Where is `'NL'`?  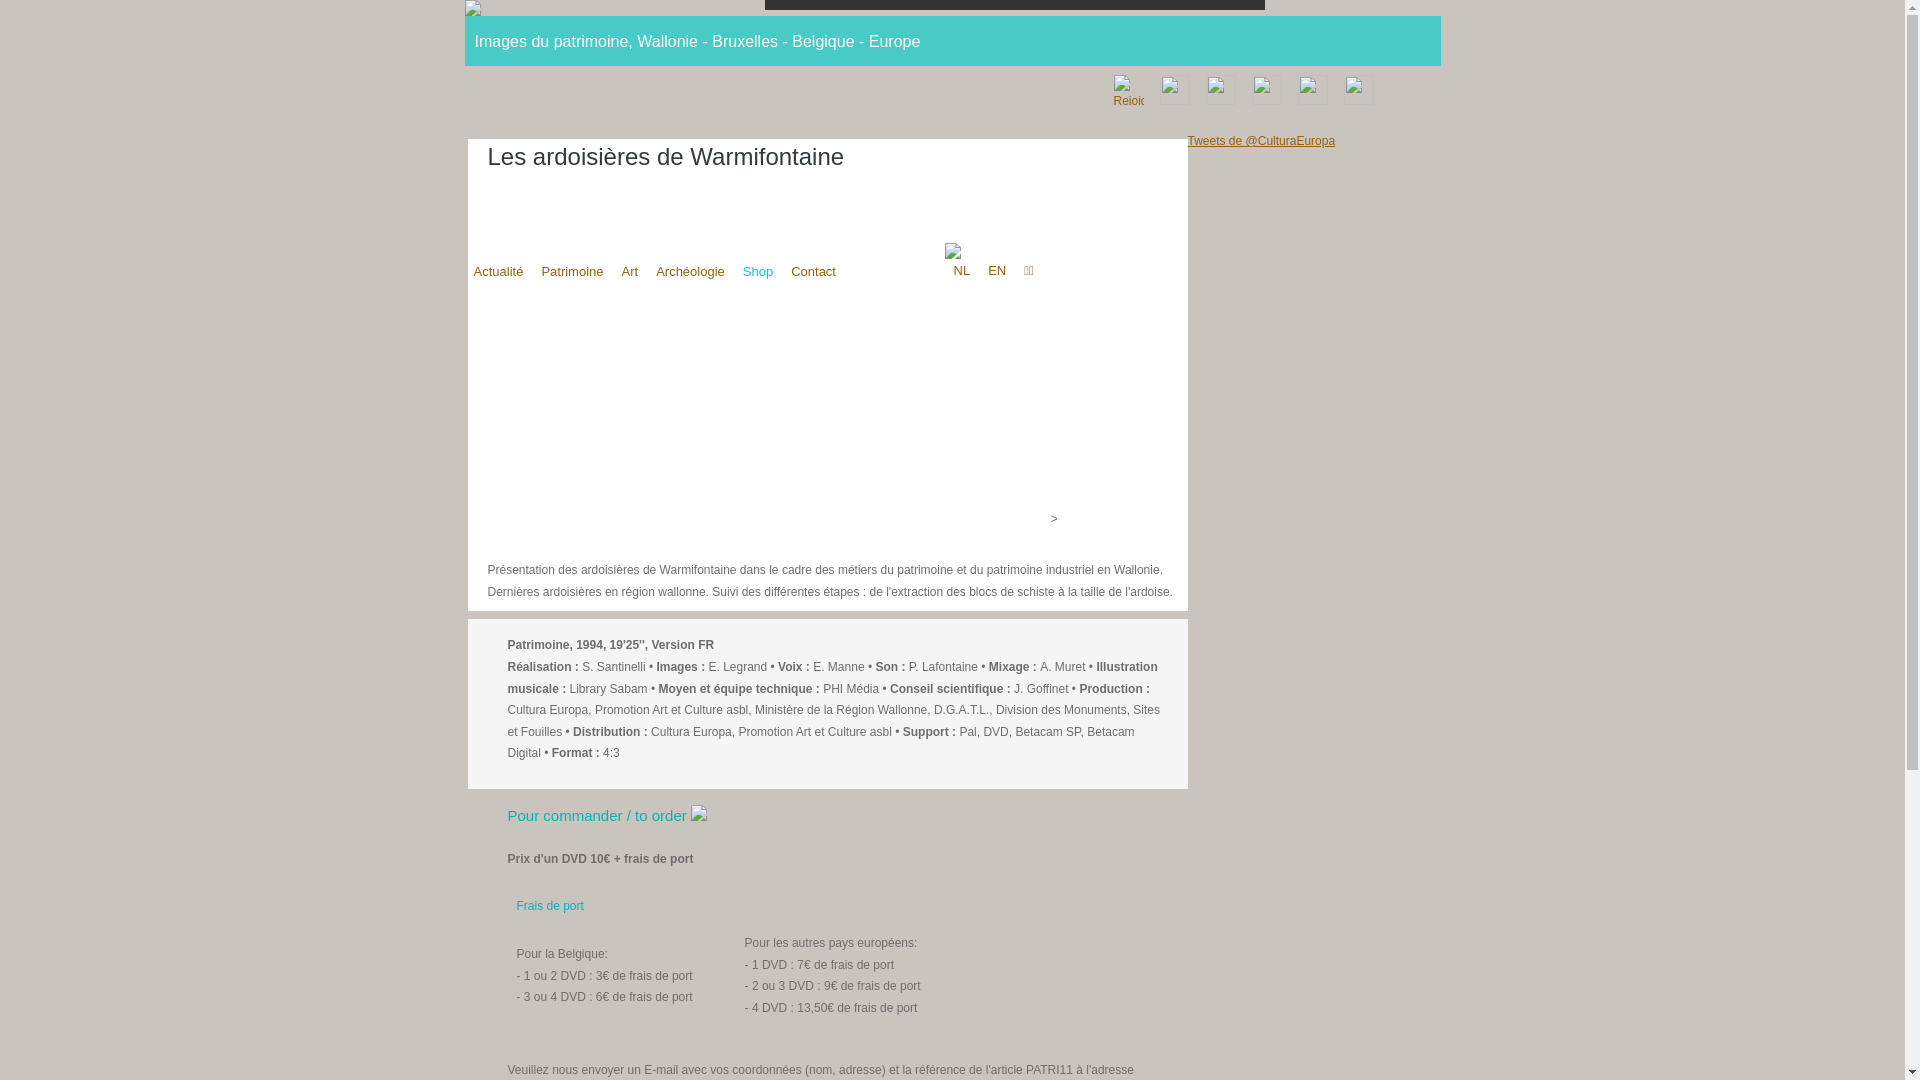
'NL' is located at coordinates (943, 270).